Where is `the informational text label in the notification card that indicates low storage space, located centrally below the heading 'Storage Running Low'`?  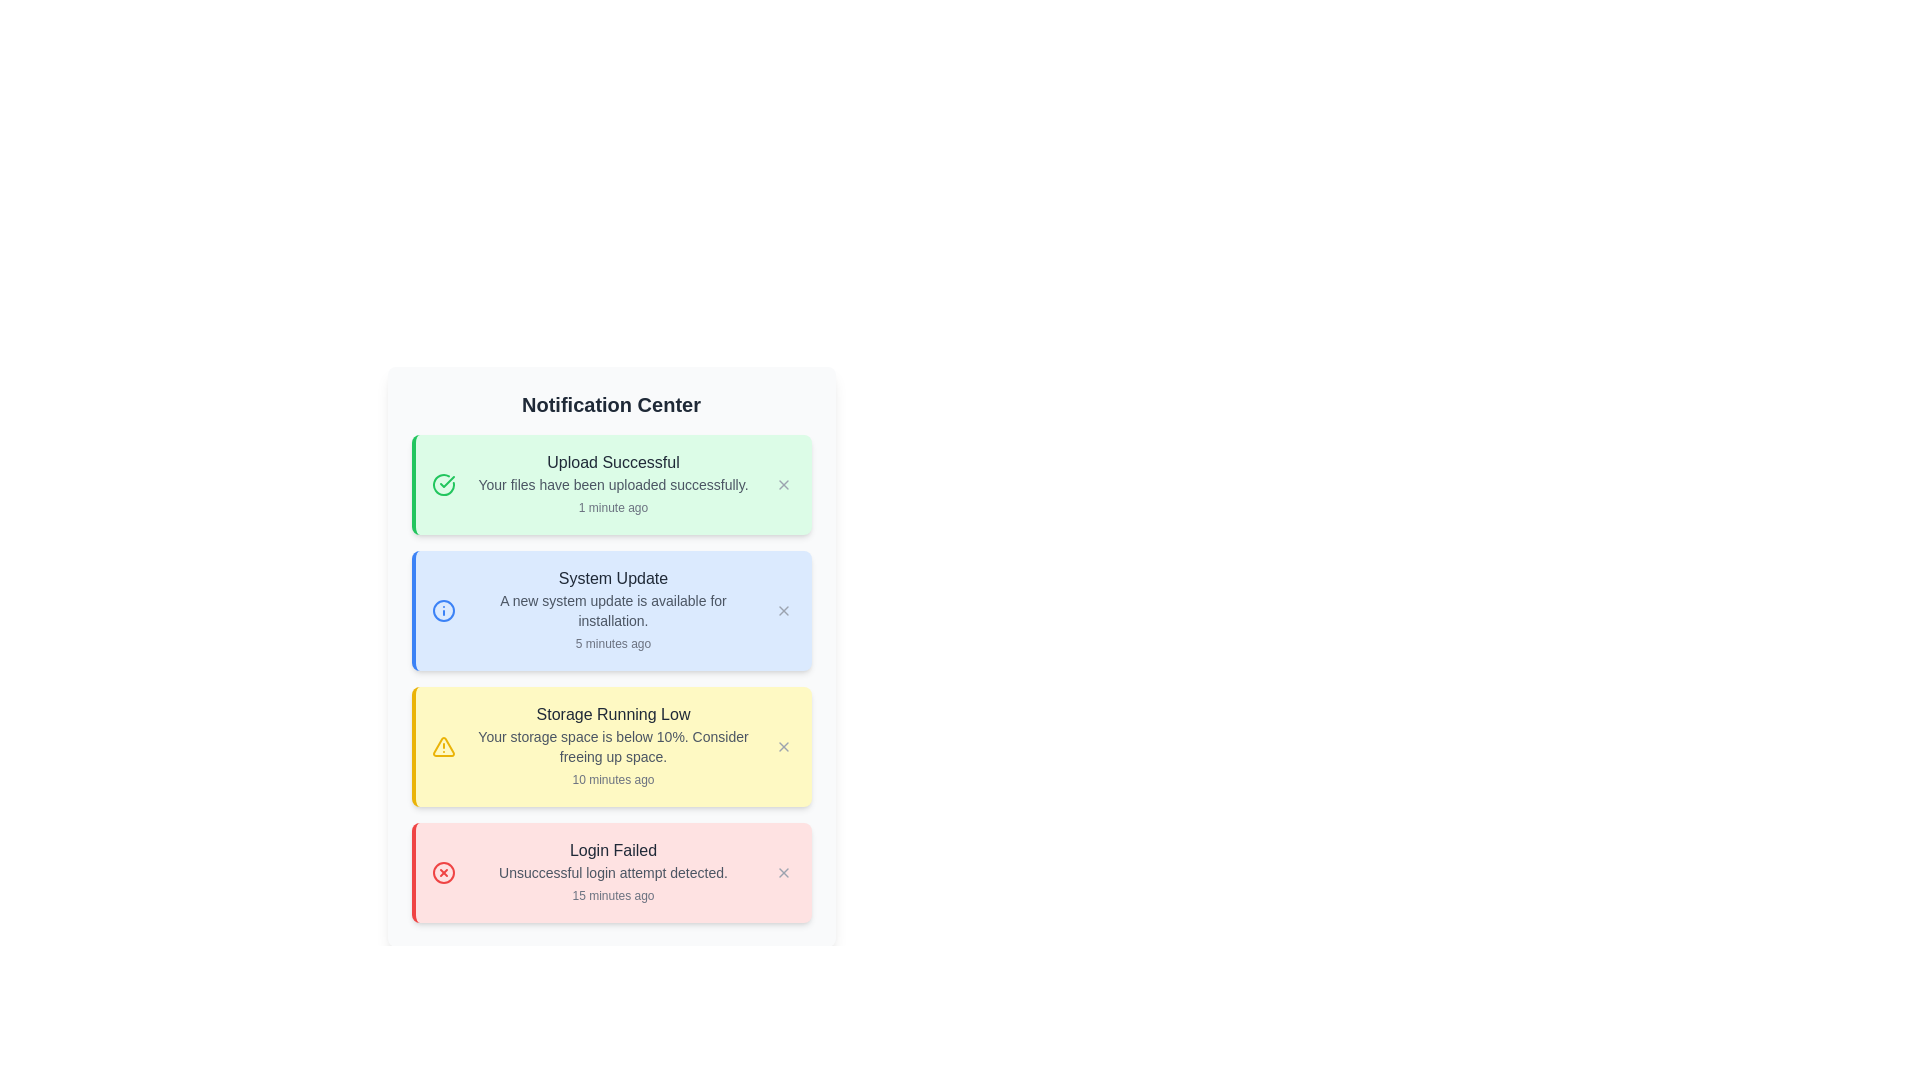 the informational text label in the notification card that indicates low storage space, located centrally below the heading 'Storage Running Low' is located at coordinates (612, 747).